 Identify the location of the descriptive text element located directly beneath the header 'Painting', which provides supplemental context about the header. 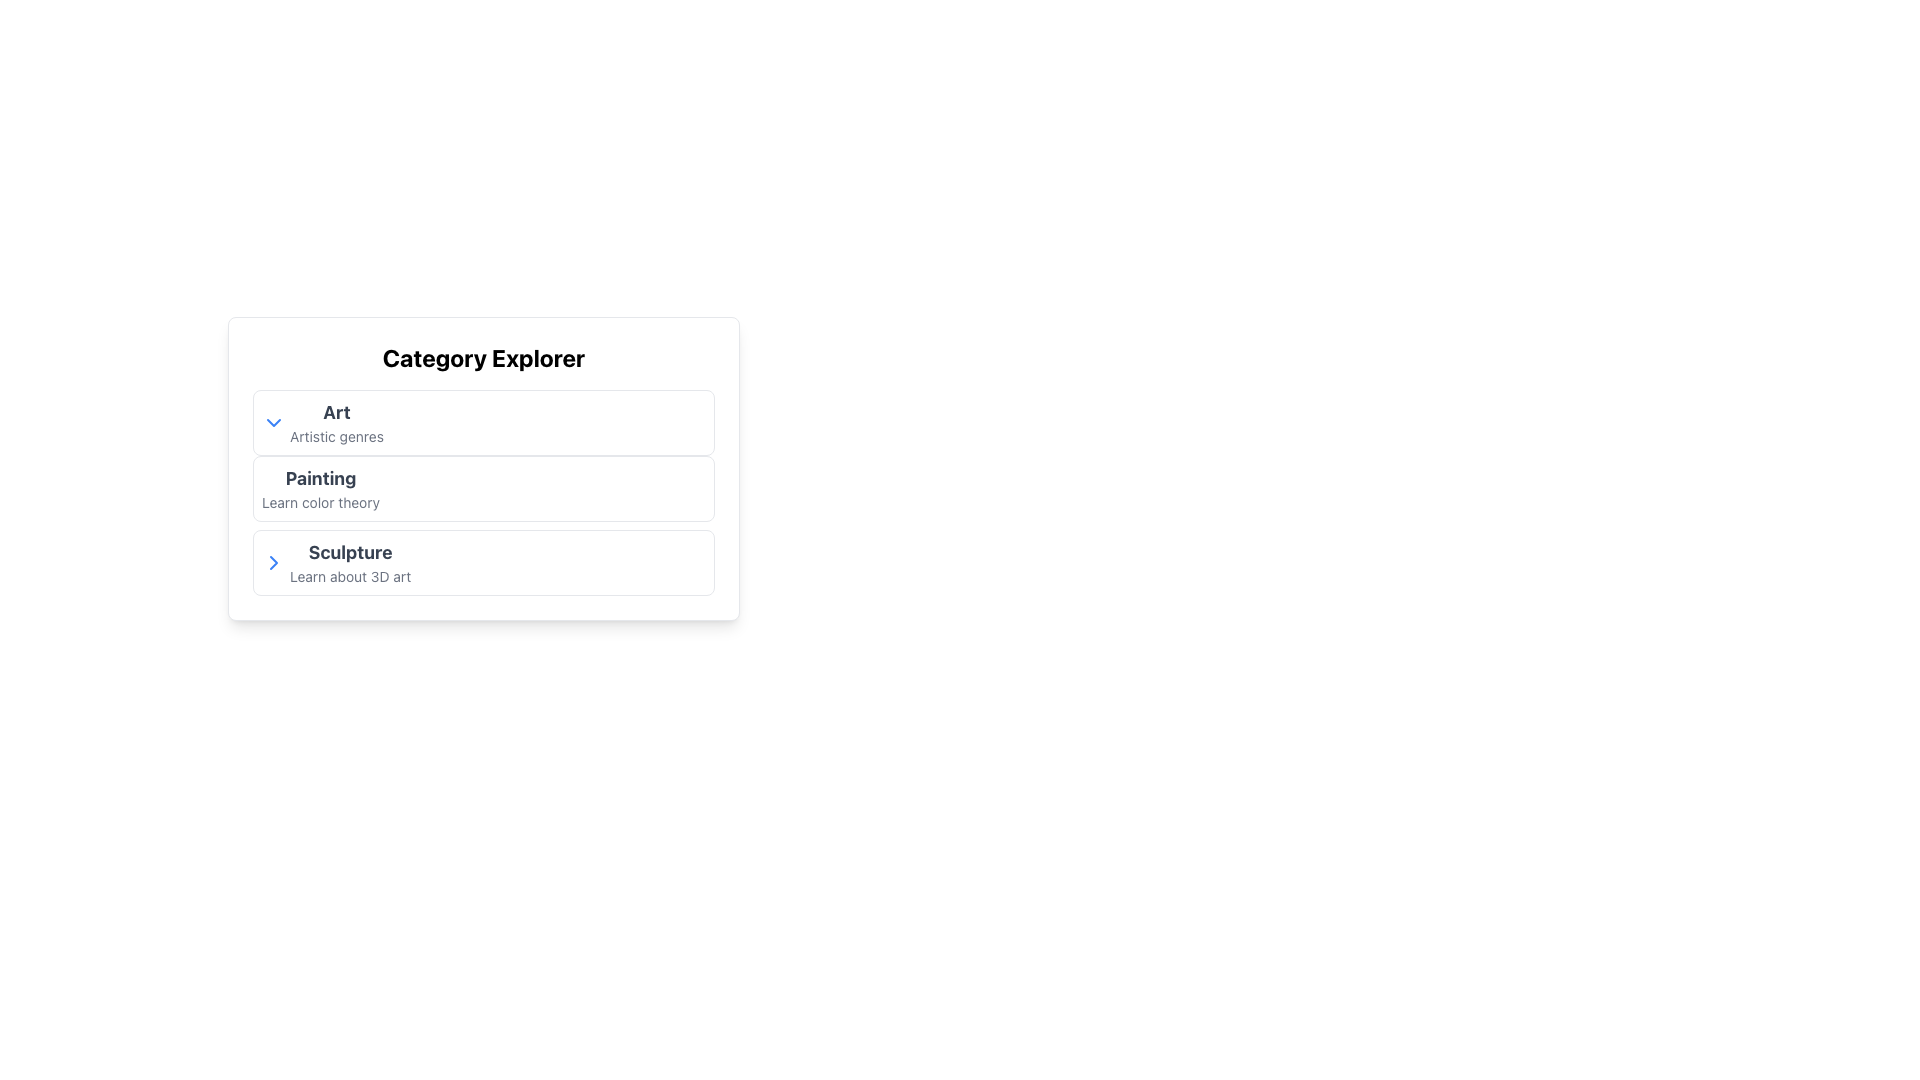
(321, 501).